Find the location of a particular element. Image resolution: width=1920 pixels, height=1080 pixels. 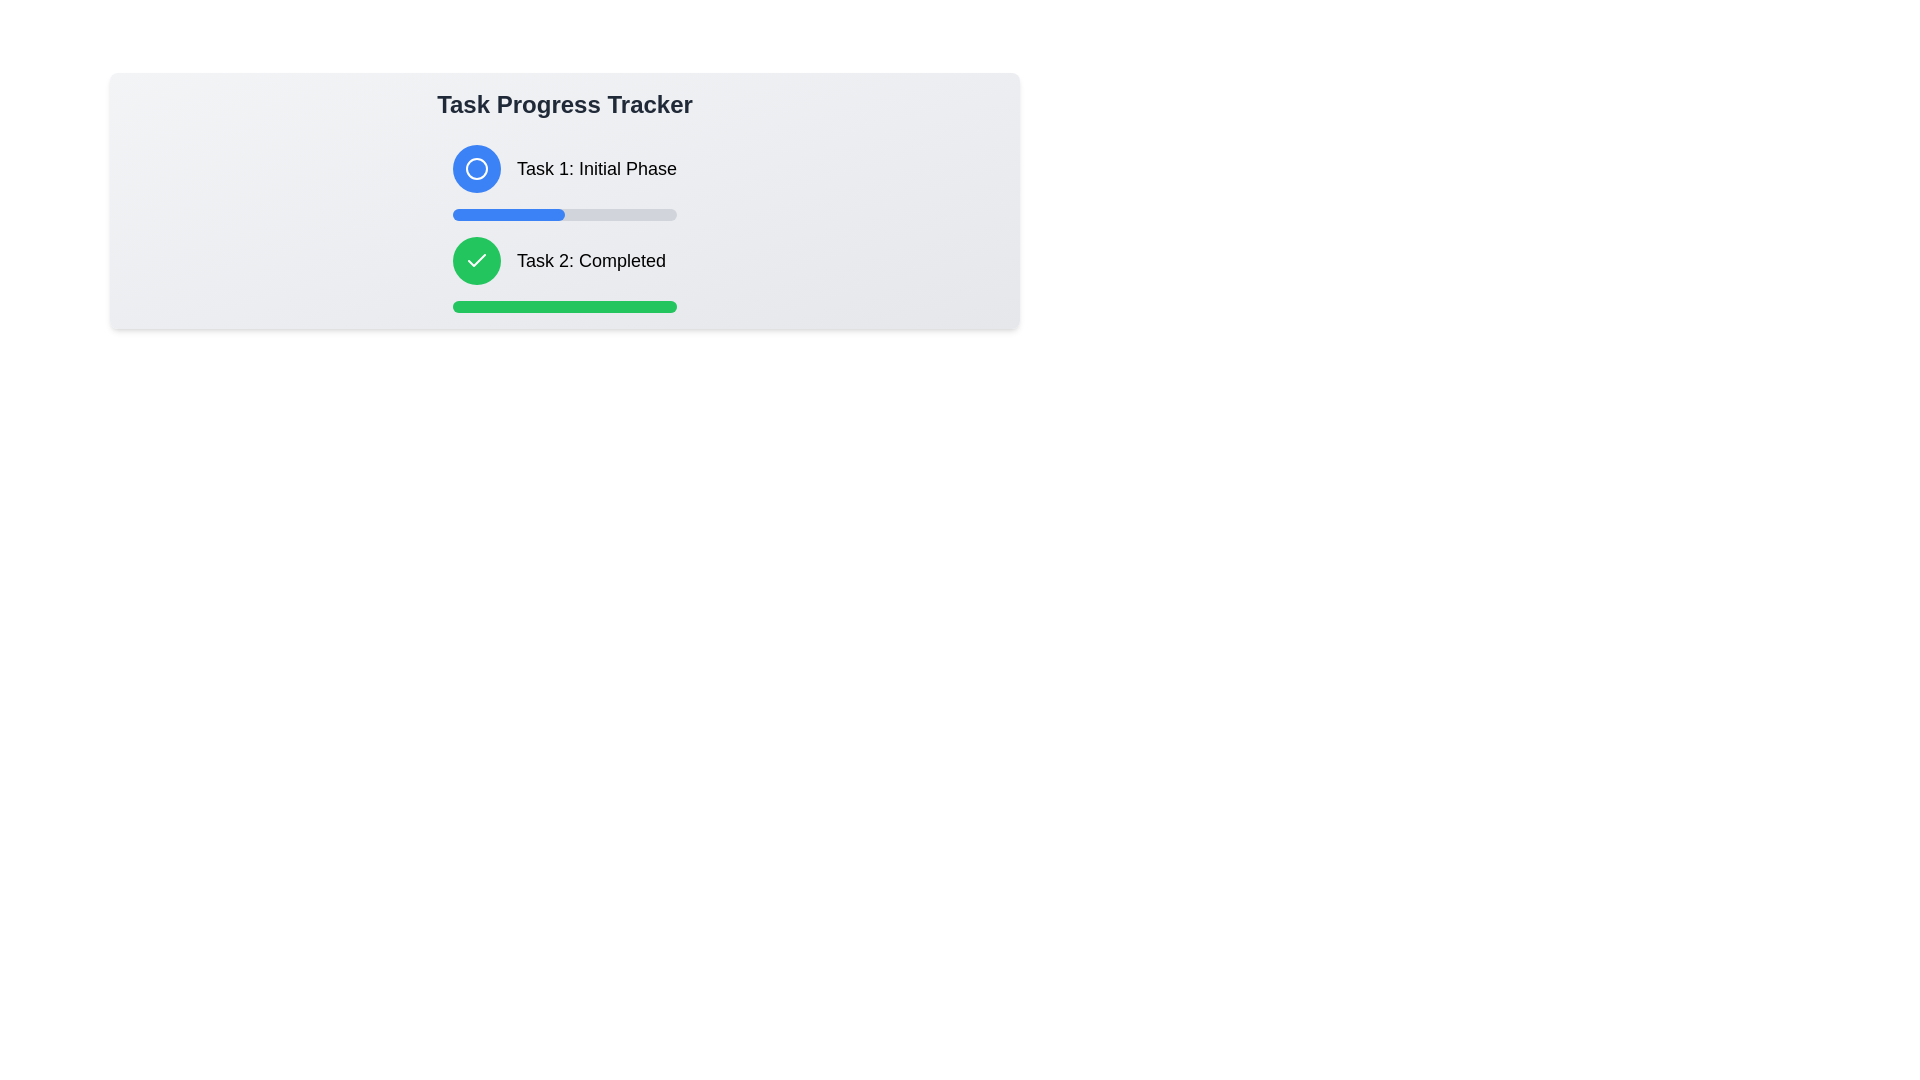

the Task Progress Display Section which shows 'Task 1: Initial Phase' and 'Task 2: Completed' with their respective icons and progress bars is located at coordinates (564, 227).